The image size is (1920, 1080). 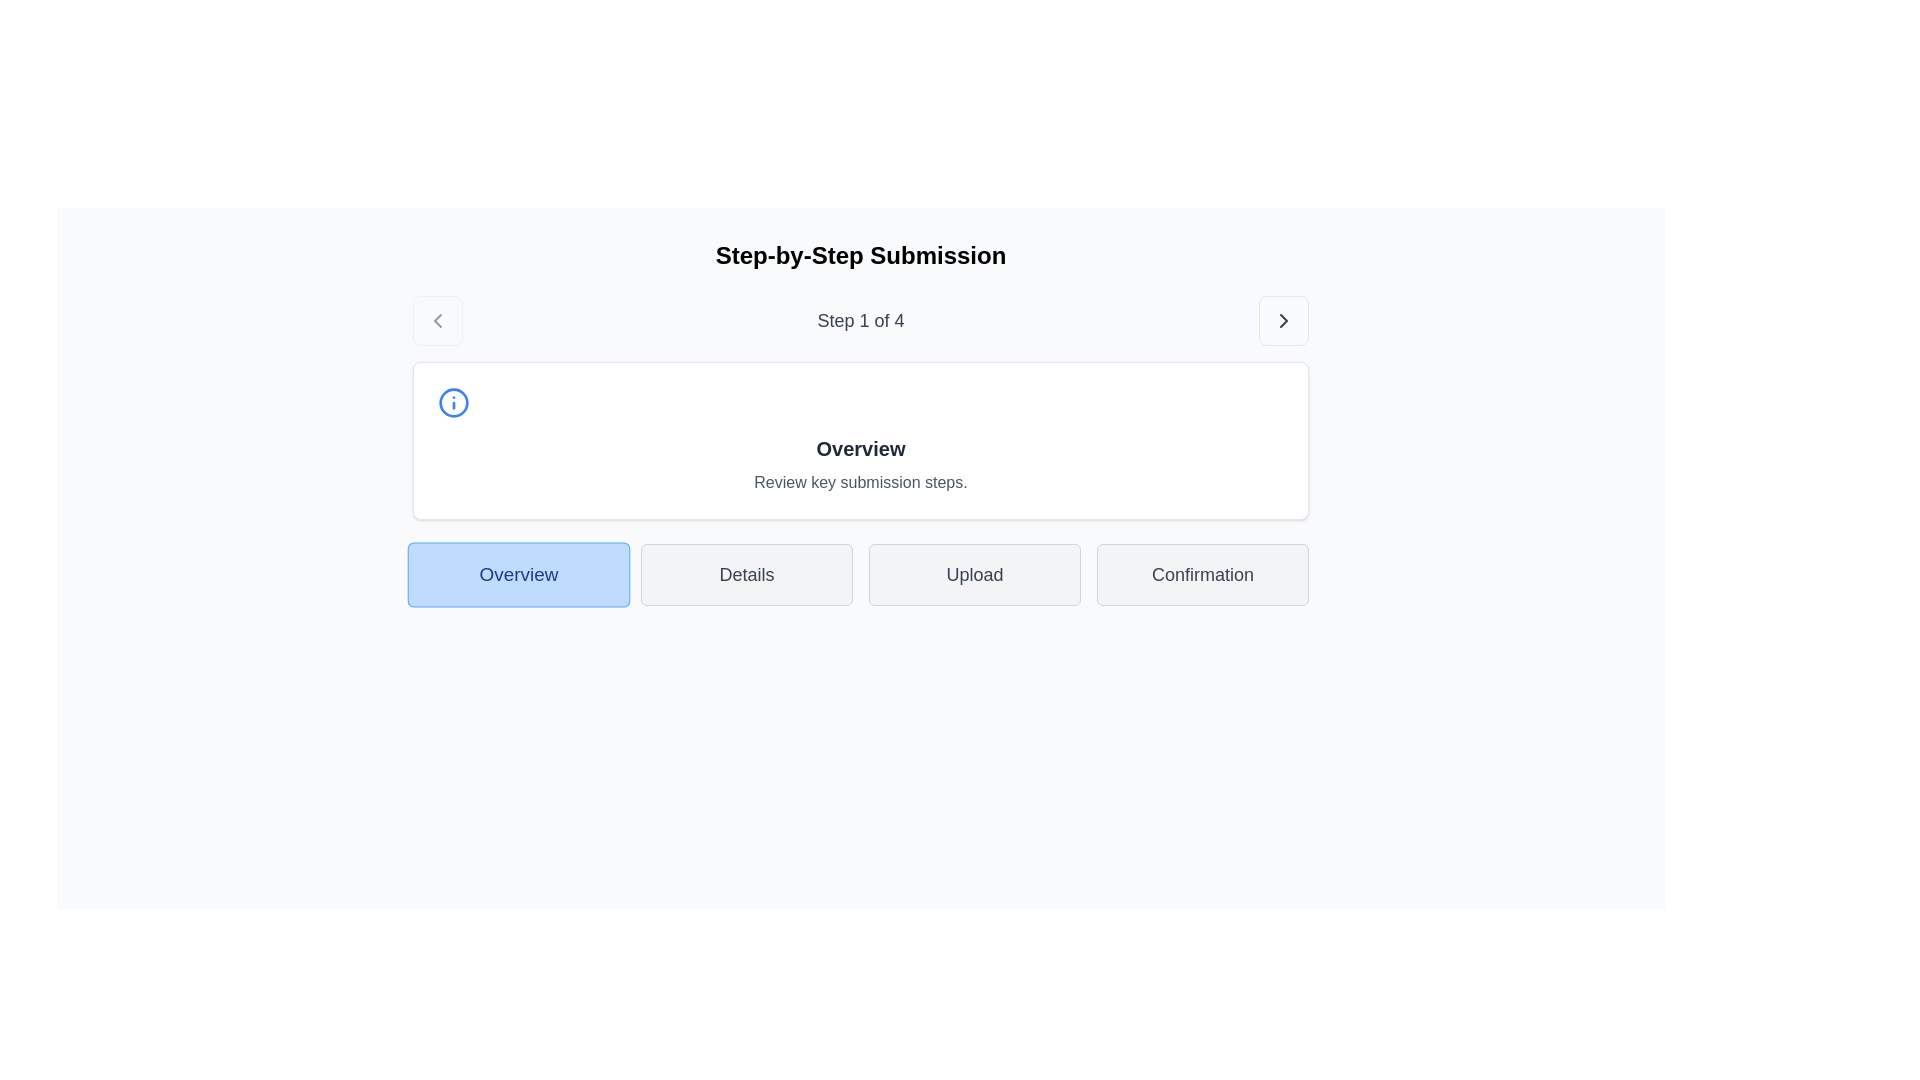 I want to click on the 'Overview' button, which is a rectangular button with a light blue background and bold dark blue text, located in the first position of a horizontal grid of buttons beneath the panel labeled 'Step 1 of 4', so click(x=518, y=574).